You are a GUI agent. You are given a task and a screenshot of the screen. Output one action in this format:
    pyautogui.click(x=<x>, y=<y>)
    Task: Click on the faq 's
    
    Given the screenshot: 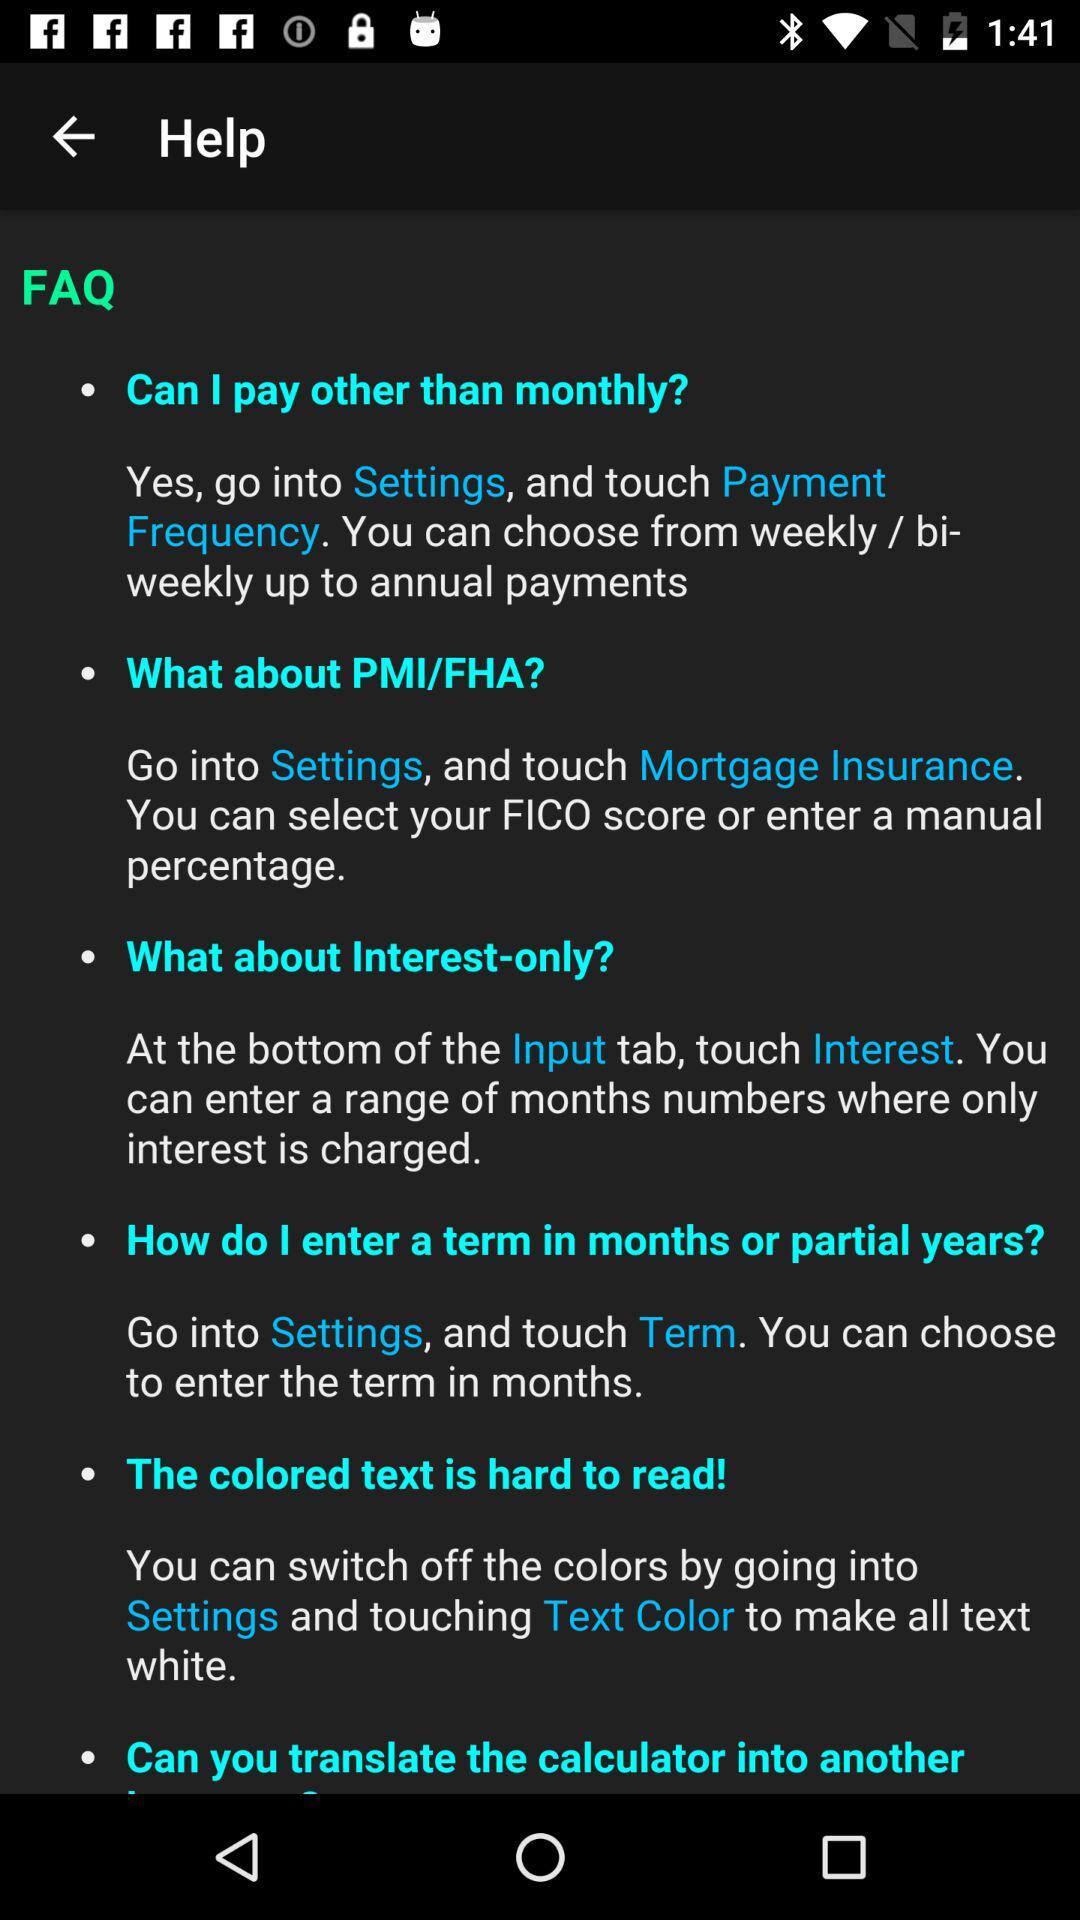 What is the action you would take?
    pyautogui.click(x=540, y=1002)
    